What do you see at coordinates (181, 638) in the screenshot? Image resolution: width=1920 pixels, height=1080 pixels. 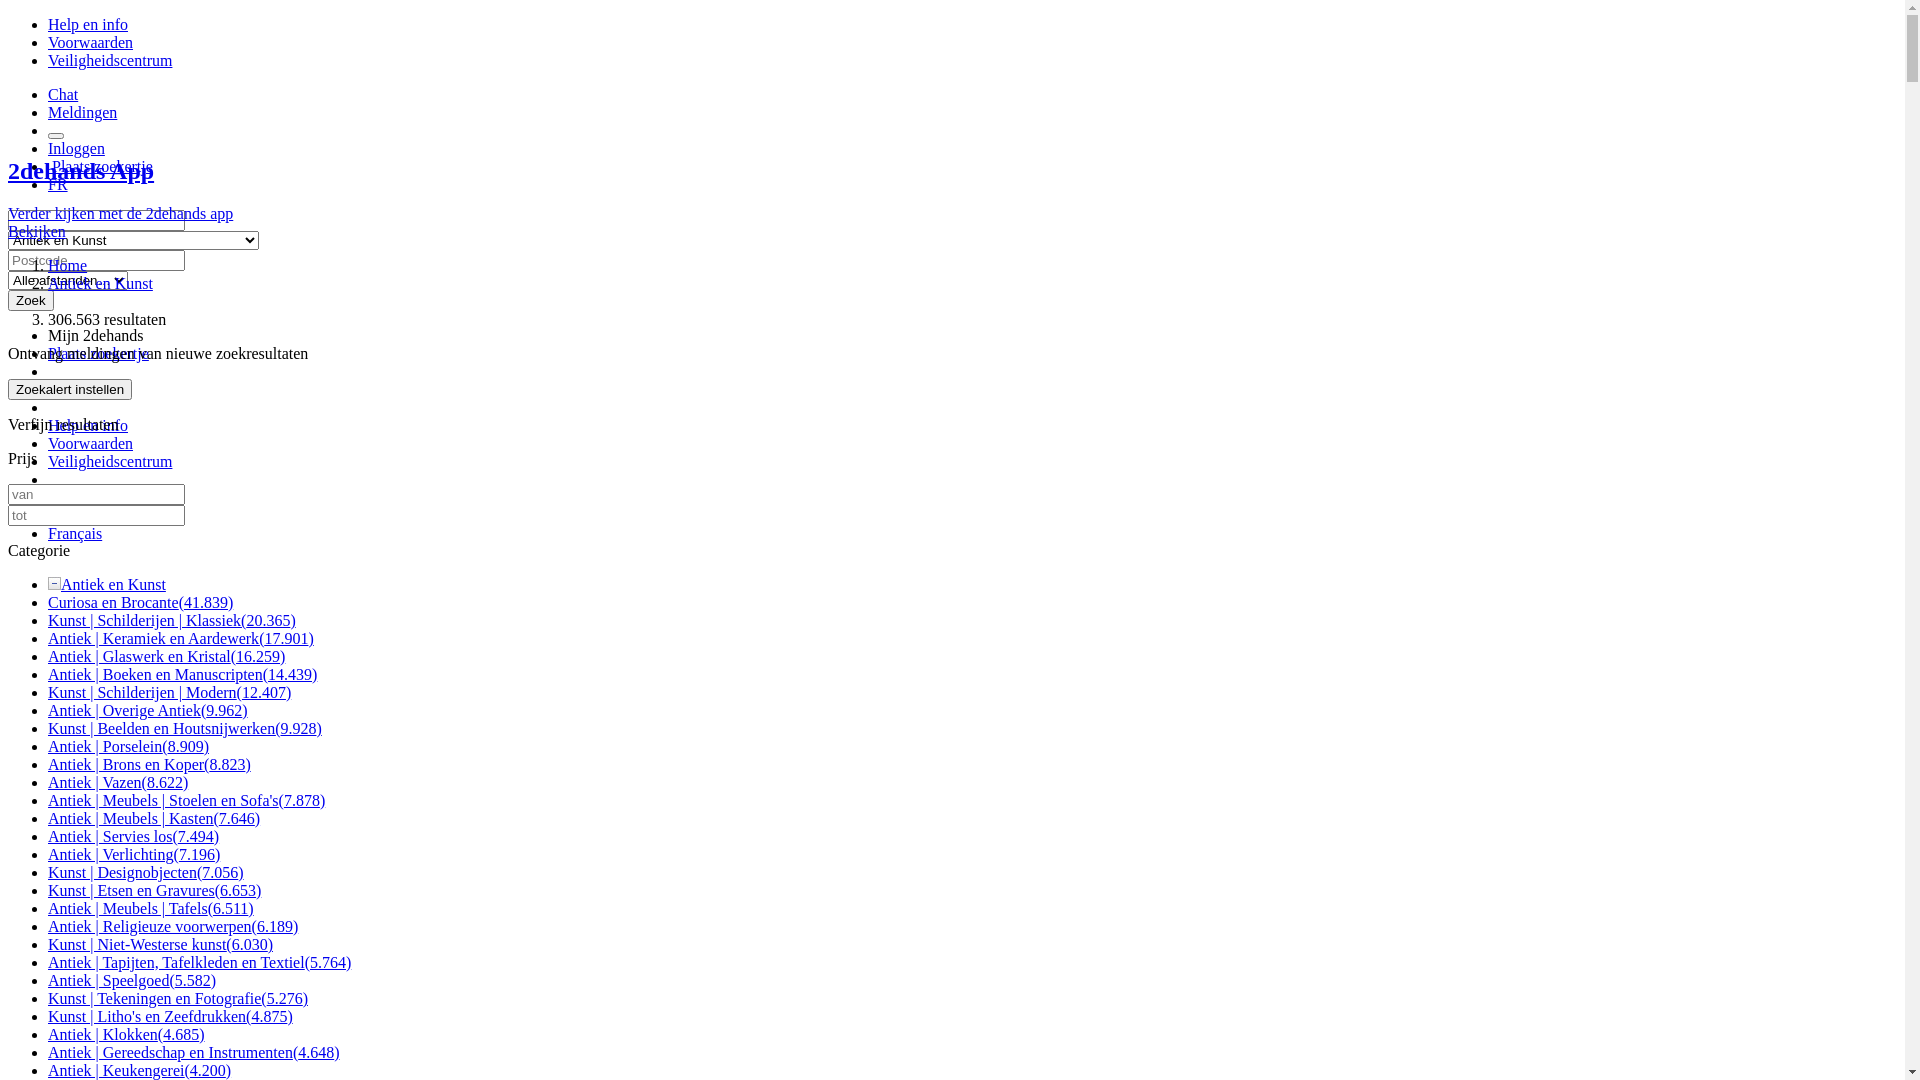 I see `'Antiek | Keramiek en Aardewerk(17.901)'` at bounding box center [181, 638].